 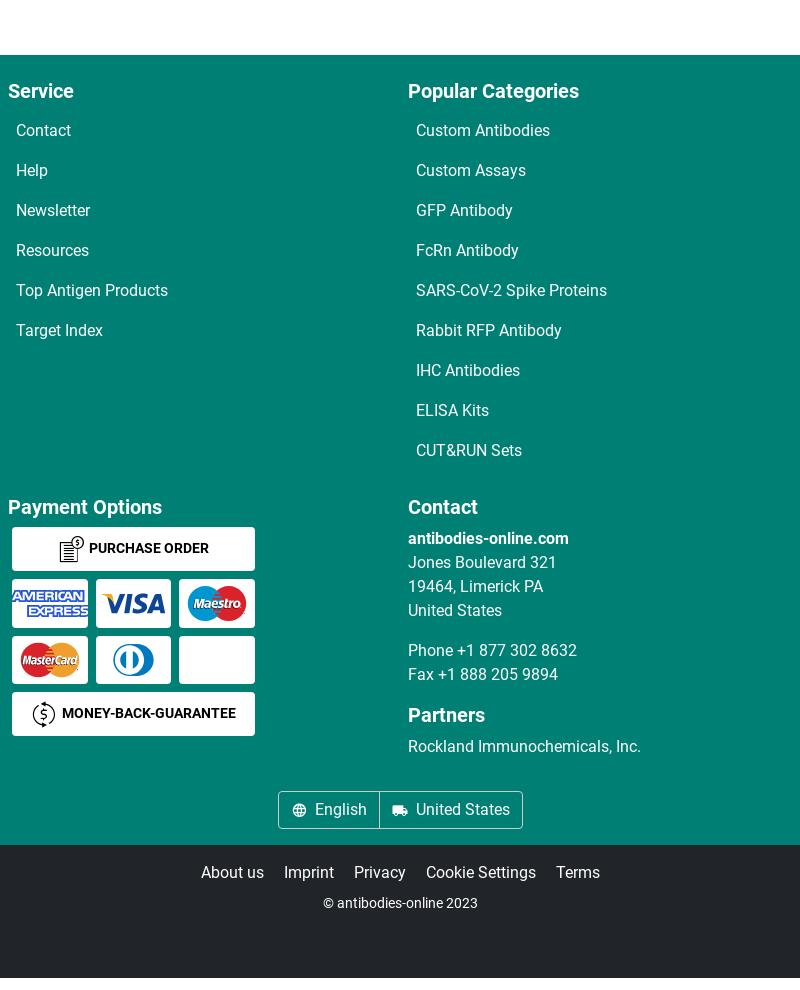 I want to click on '© antibodies-online 2023', so click(x=398, y=901).